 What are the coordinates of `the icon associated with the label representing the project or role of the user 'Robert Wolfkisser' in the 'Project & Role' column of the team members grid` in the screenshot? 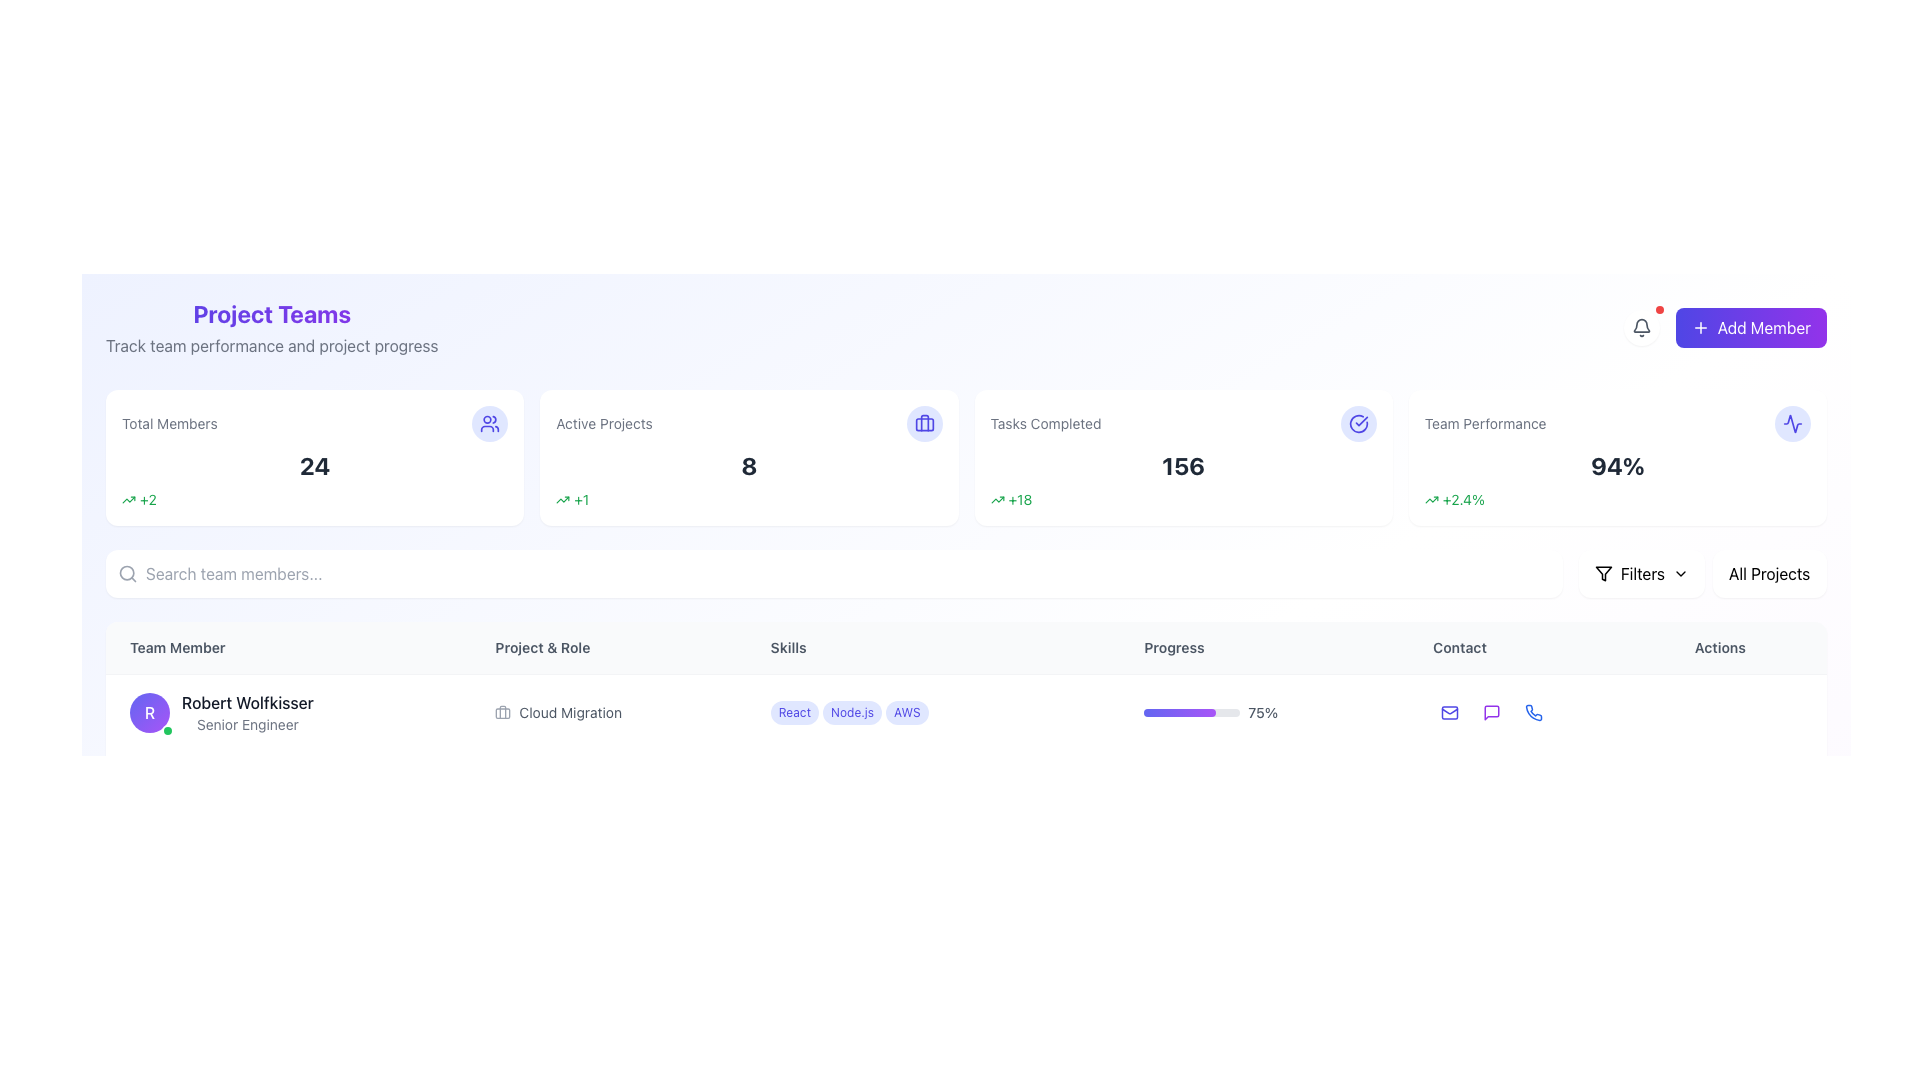 It's located at (608, 711).